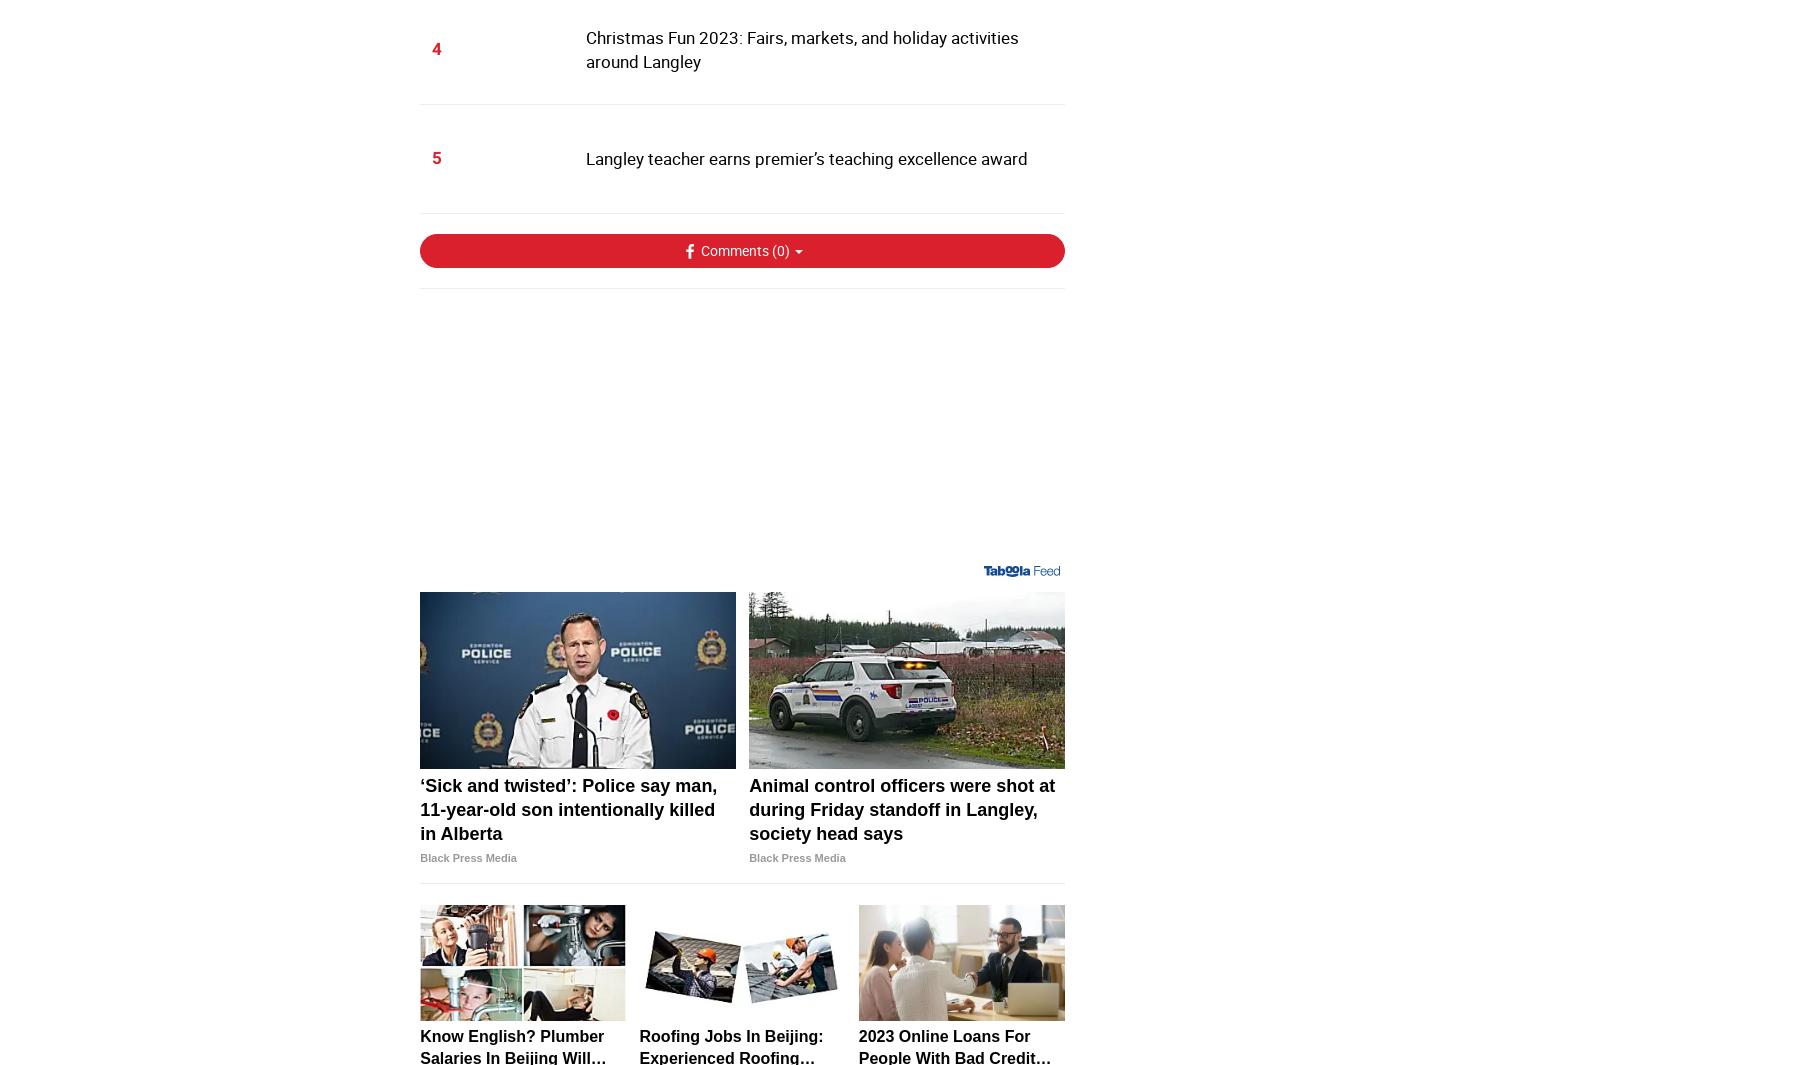 Image resolution: width=1800 pixels, height=1065 pixels. Describe the element at coordinates (419, 939) in the screenshot. I see `'‘Sick and twisted’: Police say man, 11-year-old son intentionally killed in Alberta'` at that location.